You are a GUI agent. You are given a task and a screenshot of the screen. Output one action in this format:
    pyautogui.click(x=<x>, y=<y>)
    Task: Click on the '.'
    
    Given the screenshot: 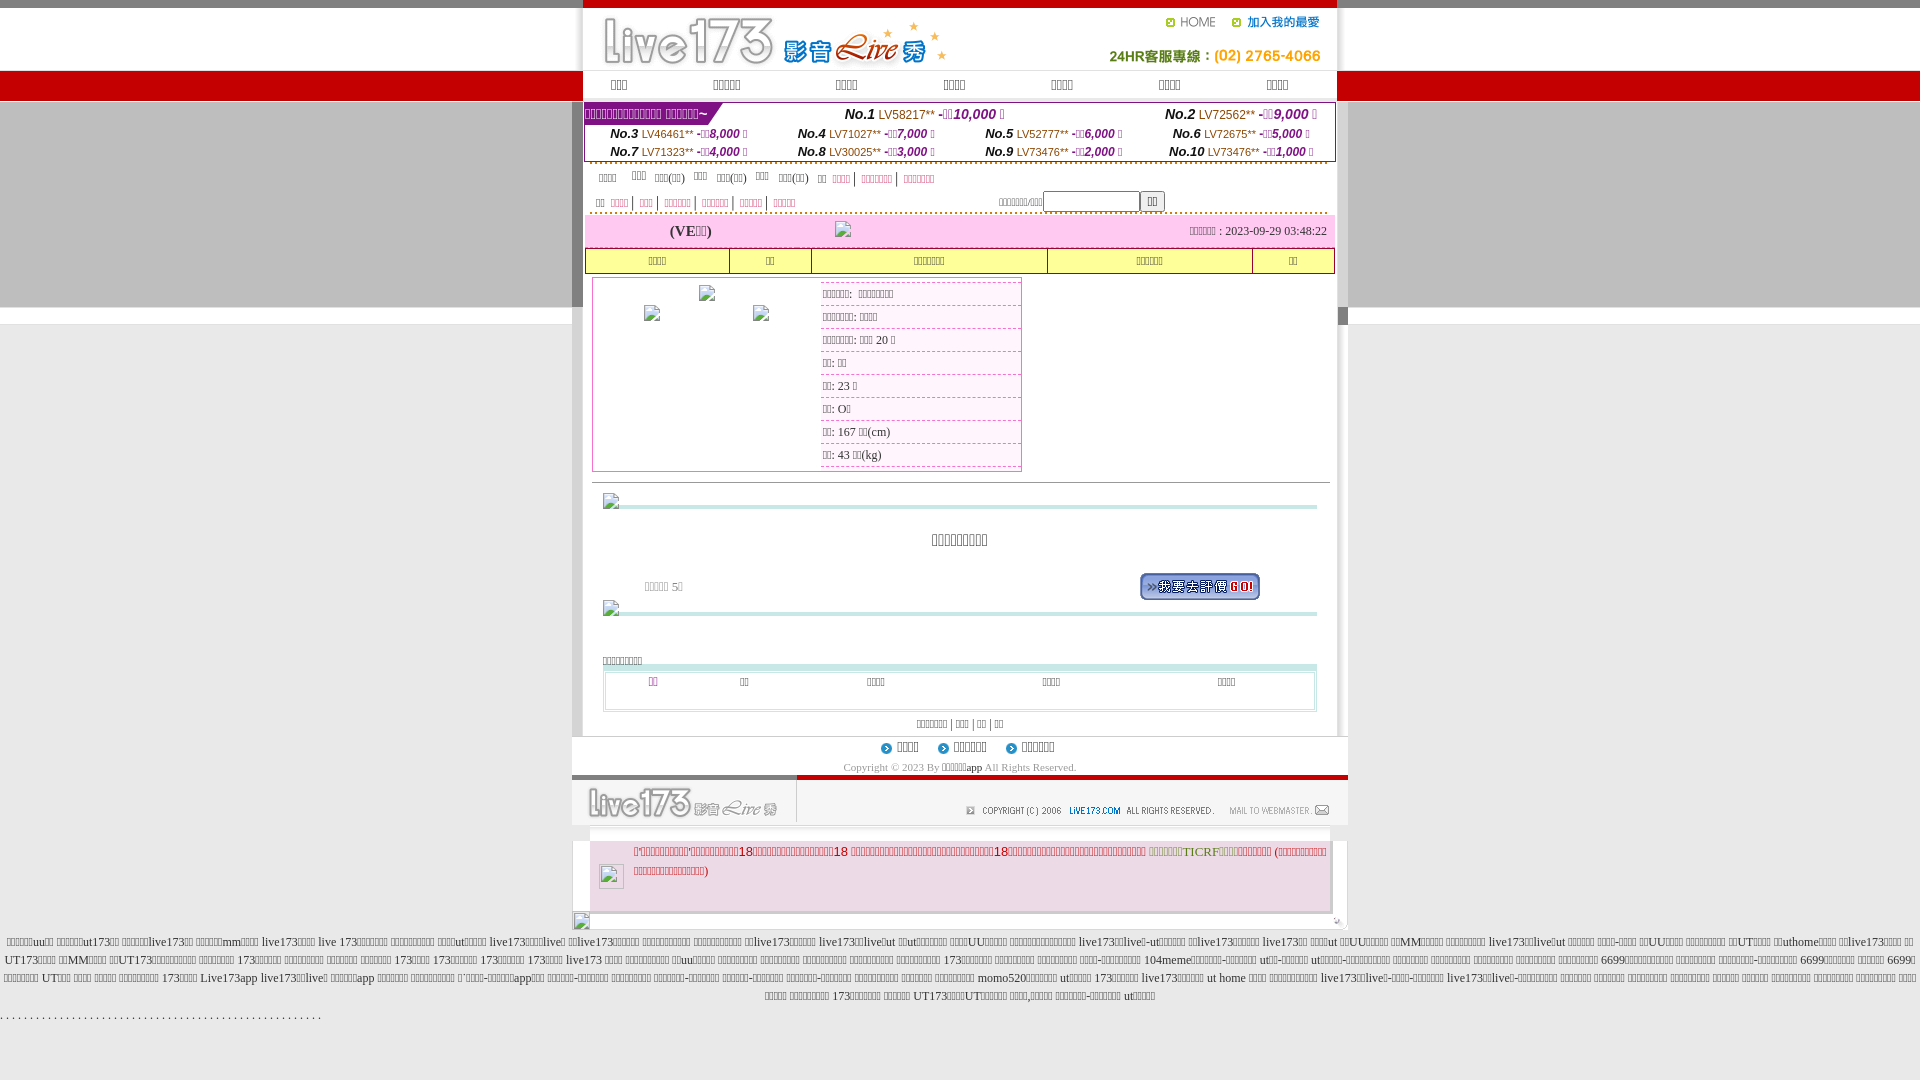 What is the action you would take?
    pyautogui.click(x=276, y=1014)
    